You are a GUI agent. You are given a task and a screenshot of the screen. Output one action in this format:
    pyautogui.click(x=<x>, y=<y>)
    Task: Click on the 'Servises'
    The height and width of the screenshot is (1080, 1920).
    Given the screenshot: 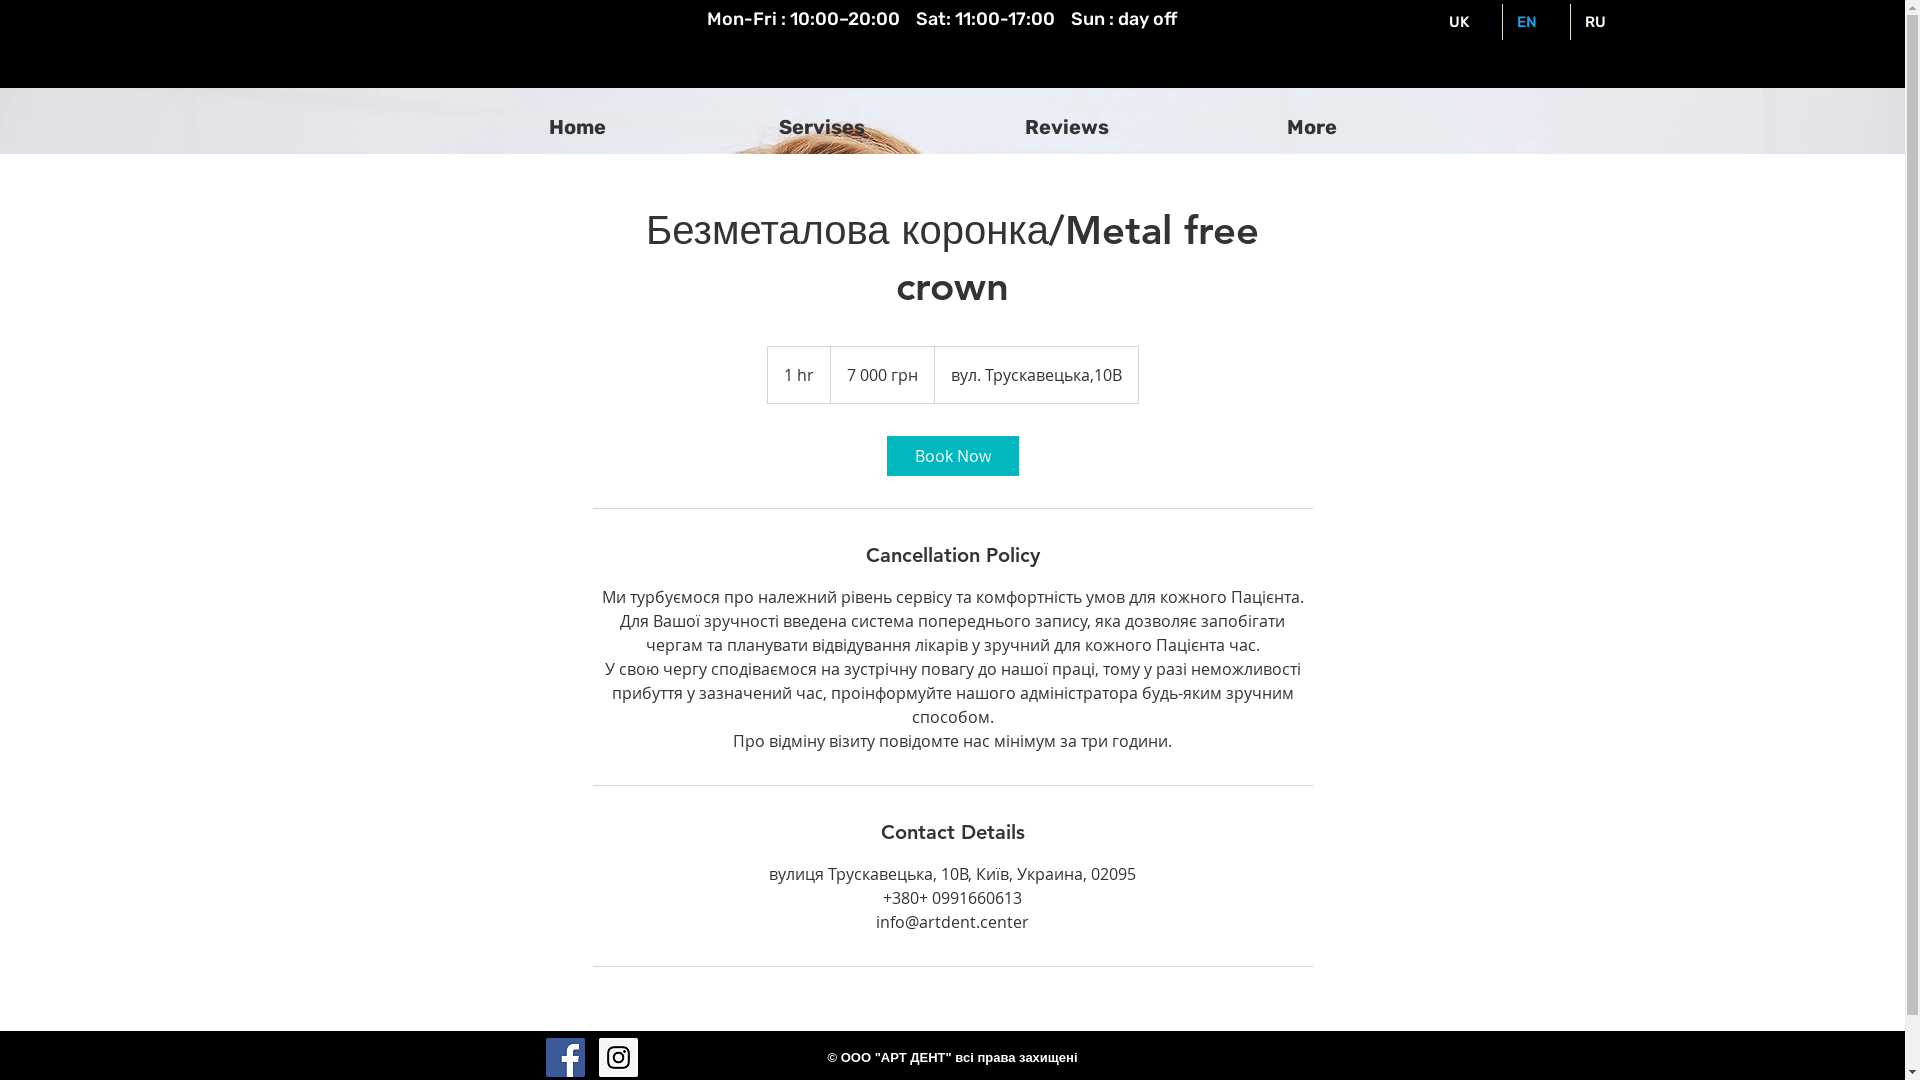 What is the action you would take?
    pyautogui.click(x=822, y=127)
    